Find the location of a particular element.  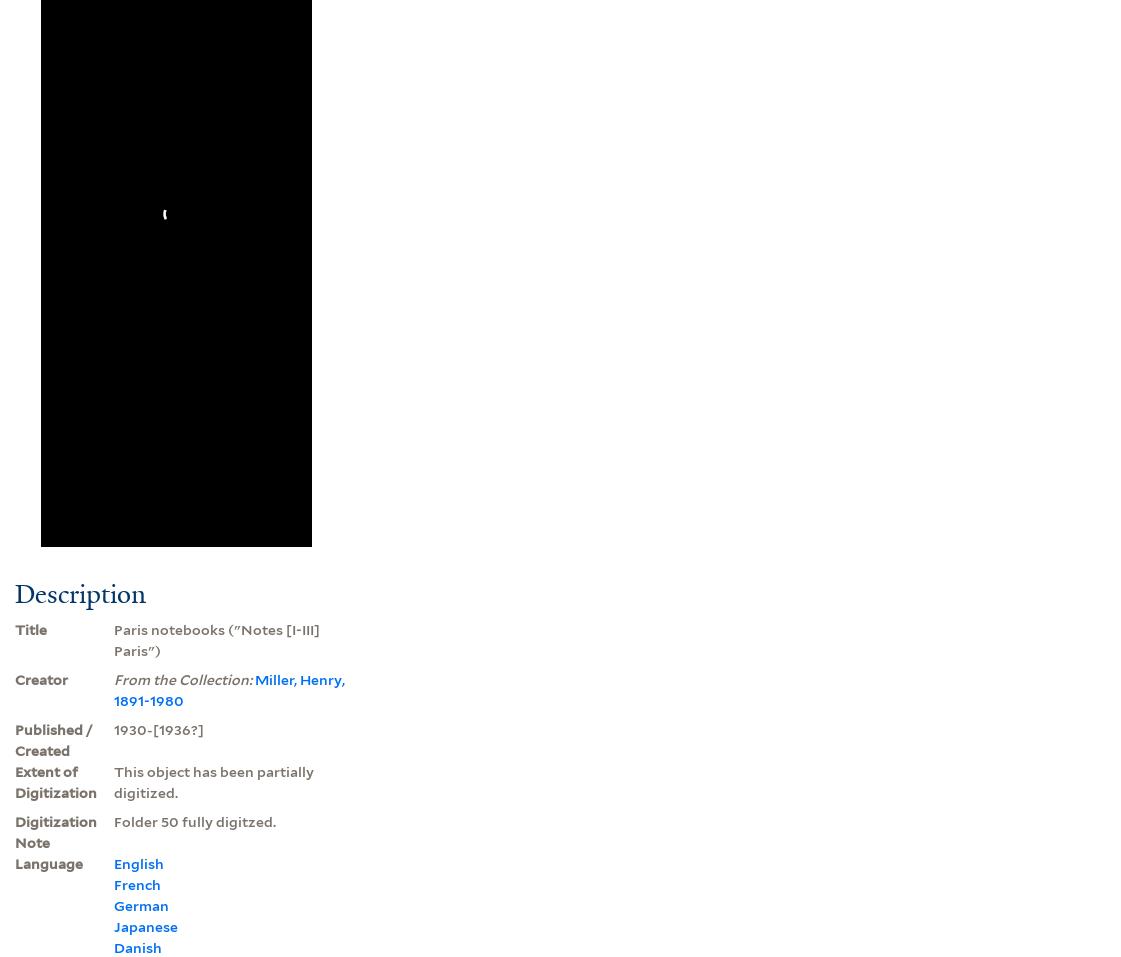

'Danish' is located at coordinates (136, 947).